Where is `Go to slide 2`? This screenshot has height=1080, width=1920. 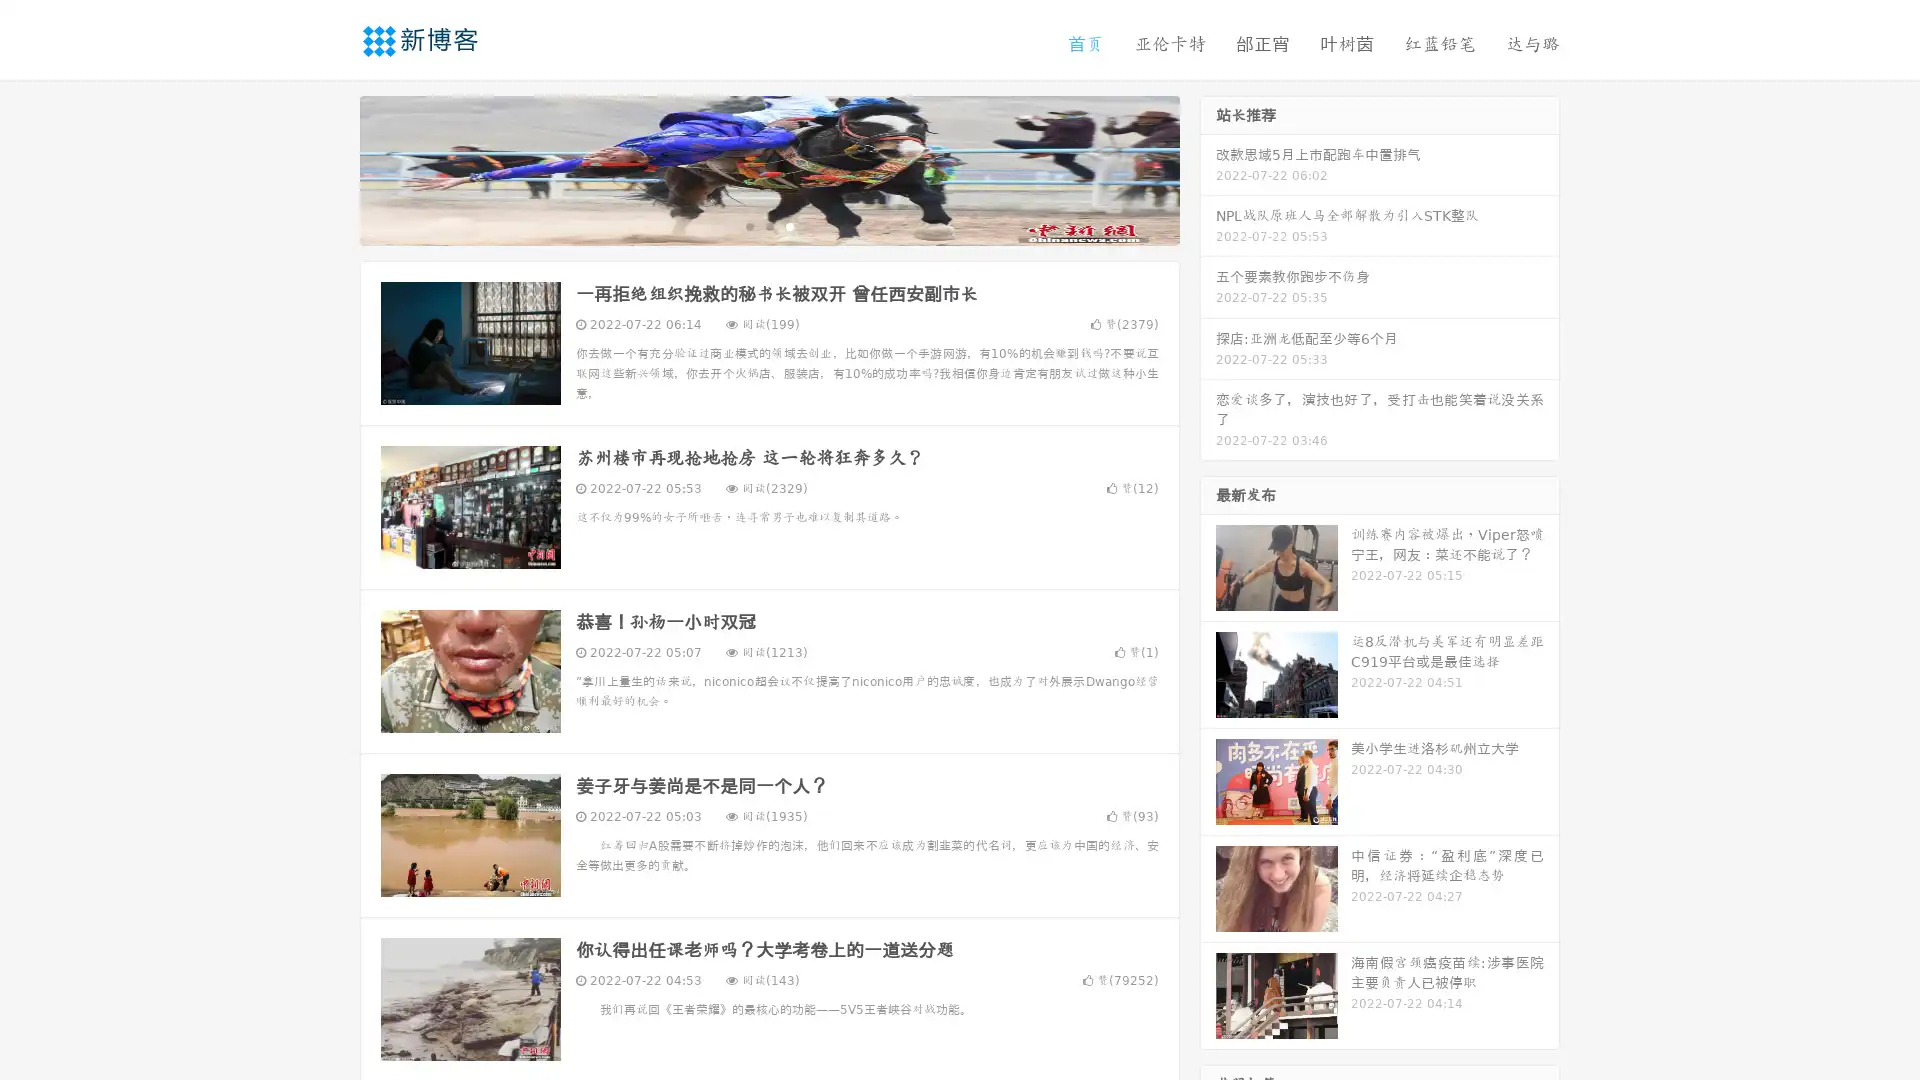
Go to slide 2 is located at coordinates (768, 225).